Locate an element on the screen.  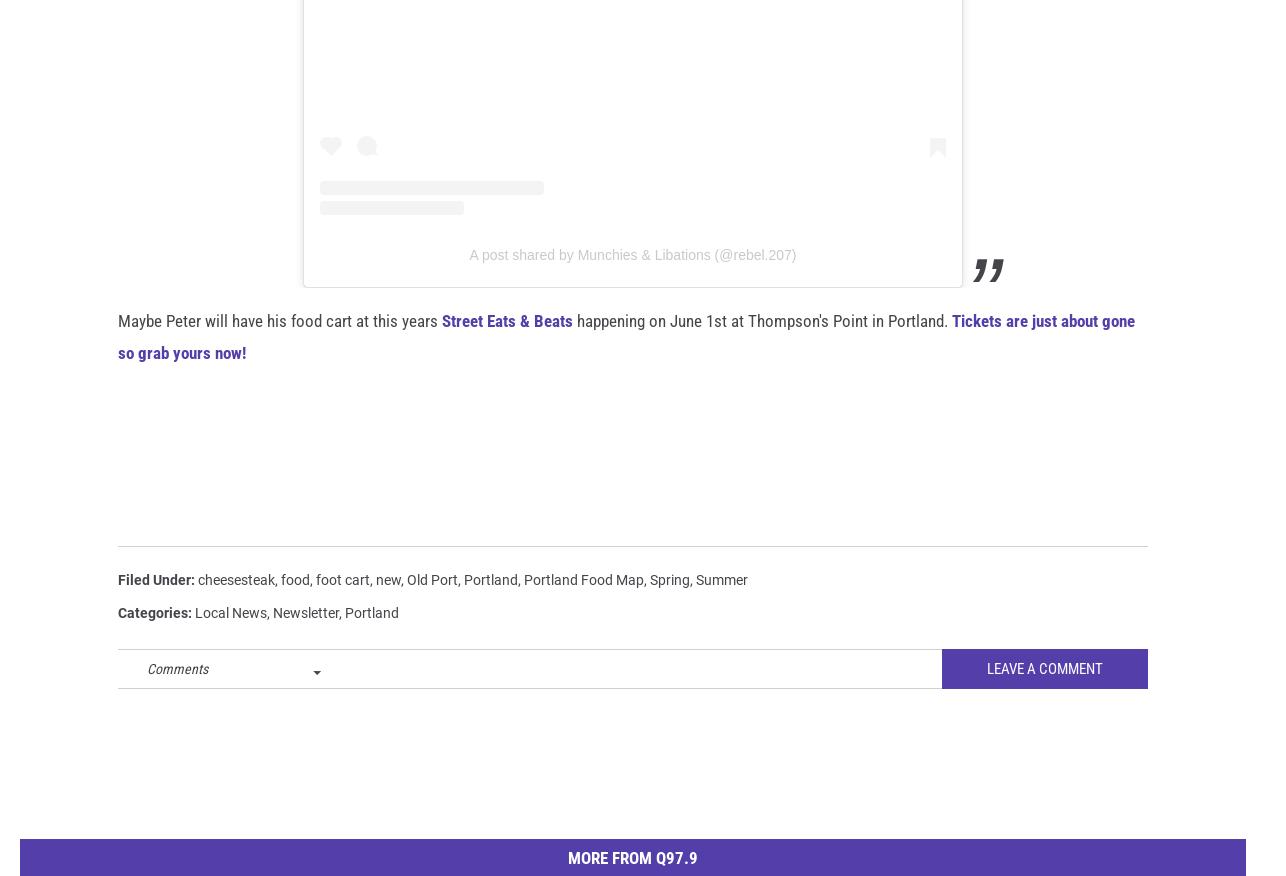
'cheesesteak' is located at coordinates (236, 611).